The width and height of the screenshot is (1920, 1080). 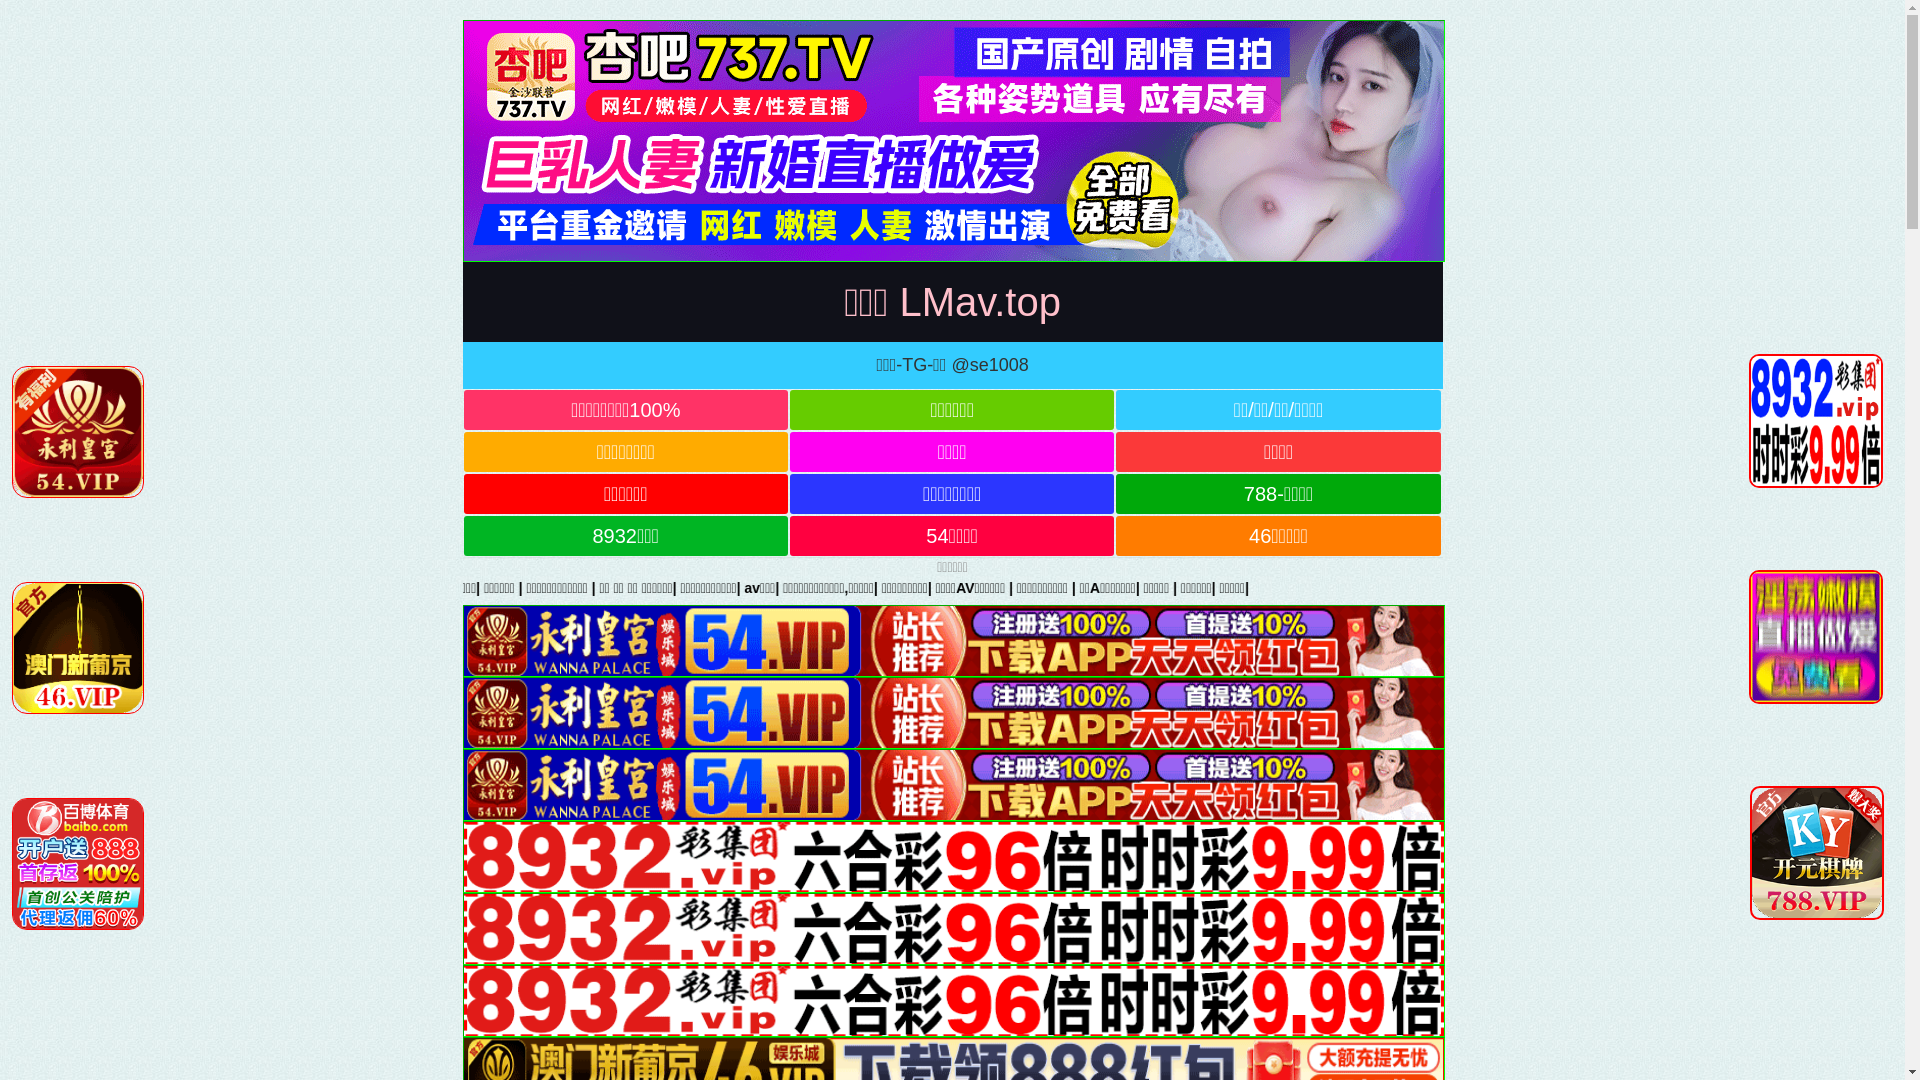 What do you see at coordinates (723, 586) in the screenshot?
I see `'|'` at bounding box center [723, 586].